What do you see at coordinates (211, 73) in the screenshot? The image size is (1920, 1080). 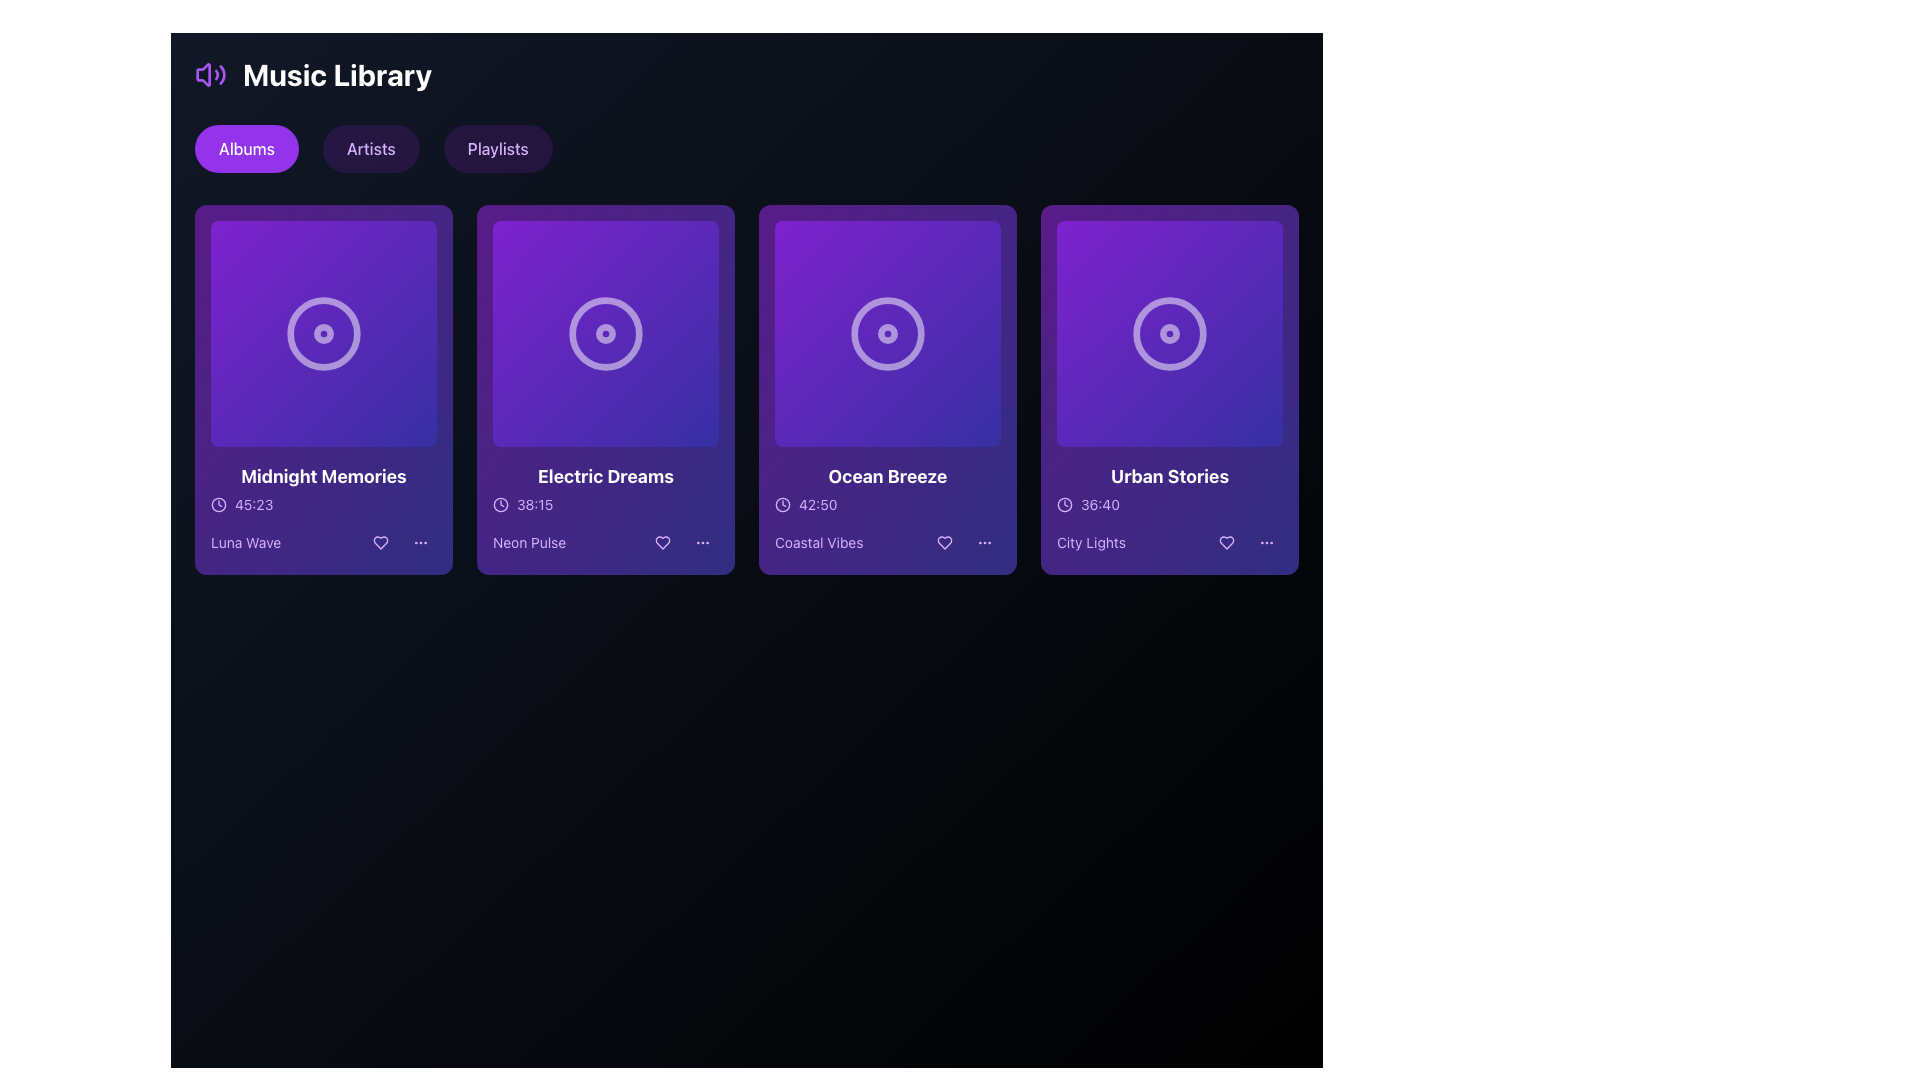 I see `the vibrant purple speaker volume icon with sound waves, located directly adjacent to the 'Music Library' title text, to invoke a volume-related action` at bounding box center [211, 73].